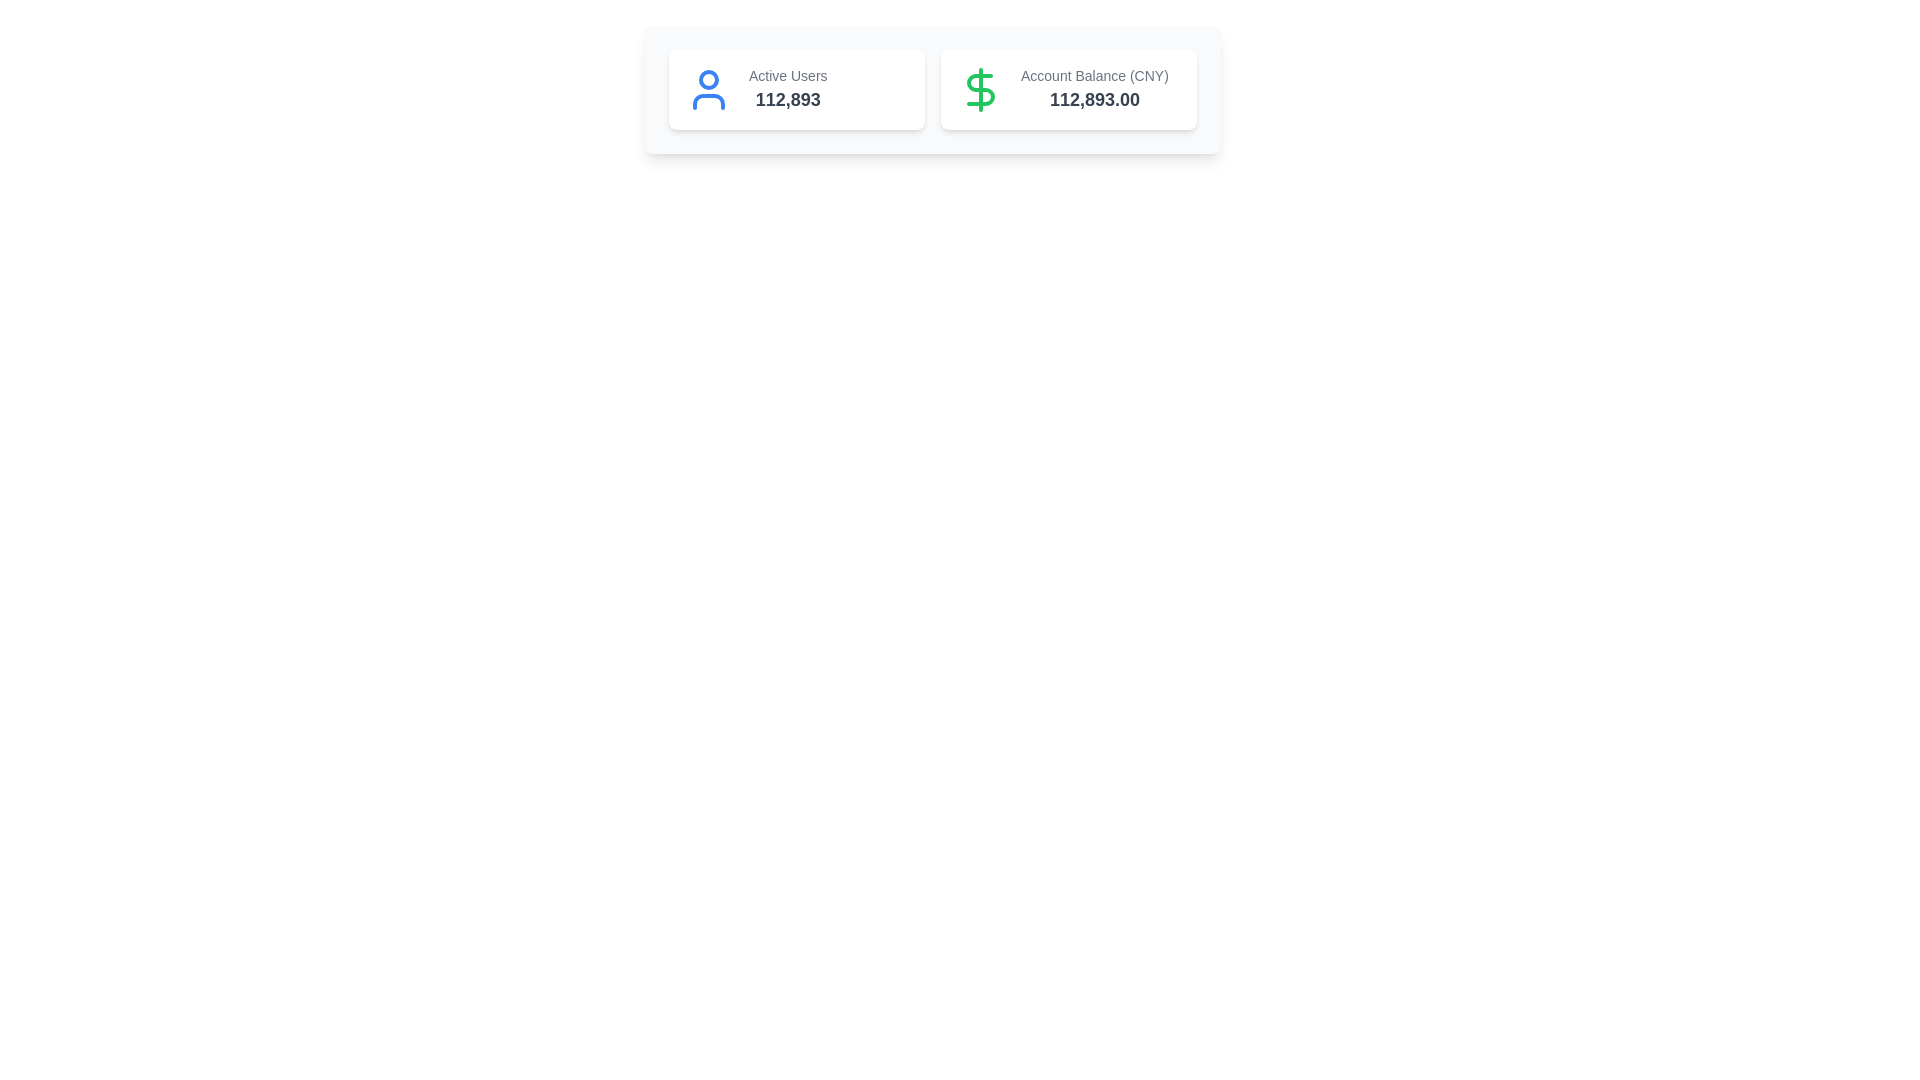  What do you see at coordinates (1093, 75) in the screenshot?
I see `the text label that describes the numeric account balance, located in the right-hand card above the balance amount '112,893.00'` at bounding box center [1093, 75].